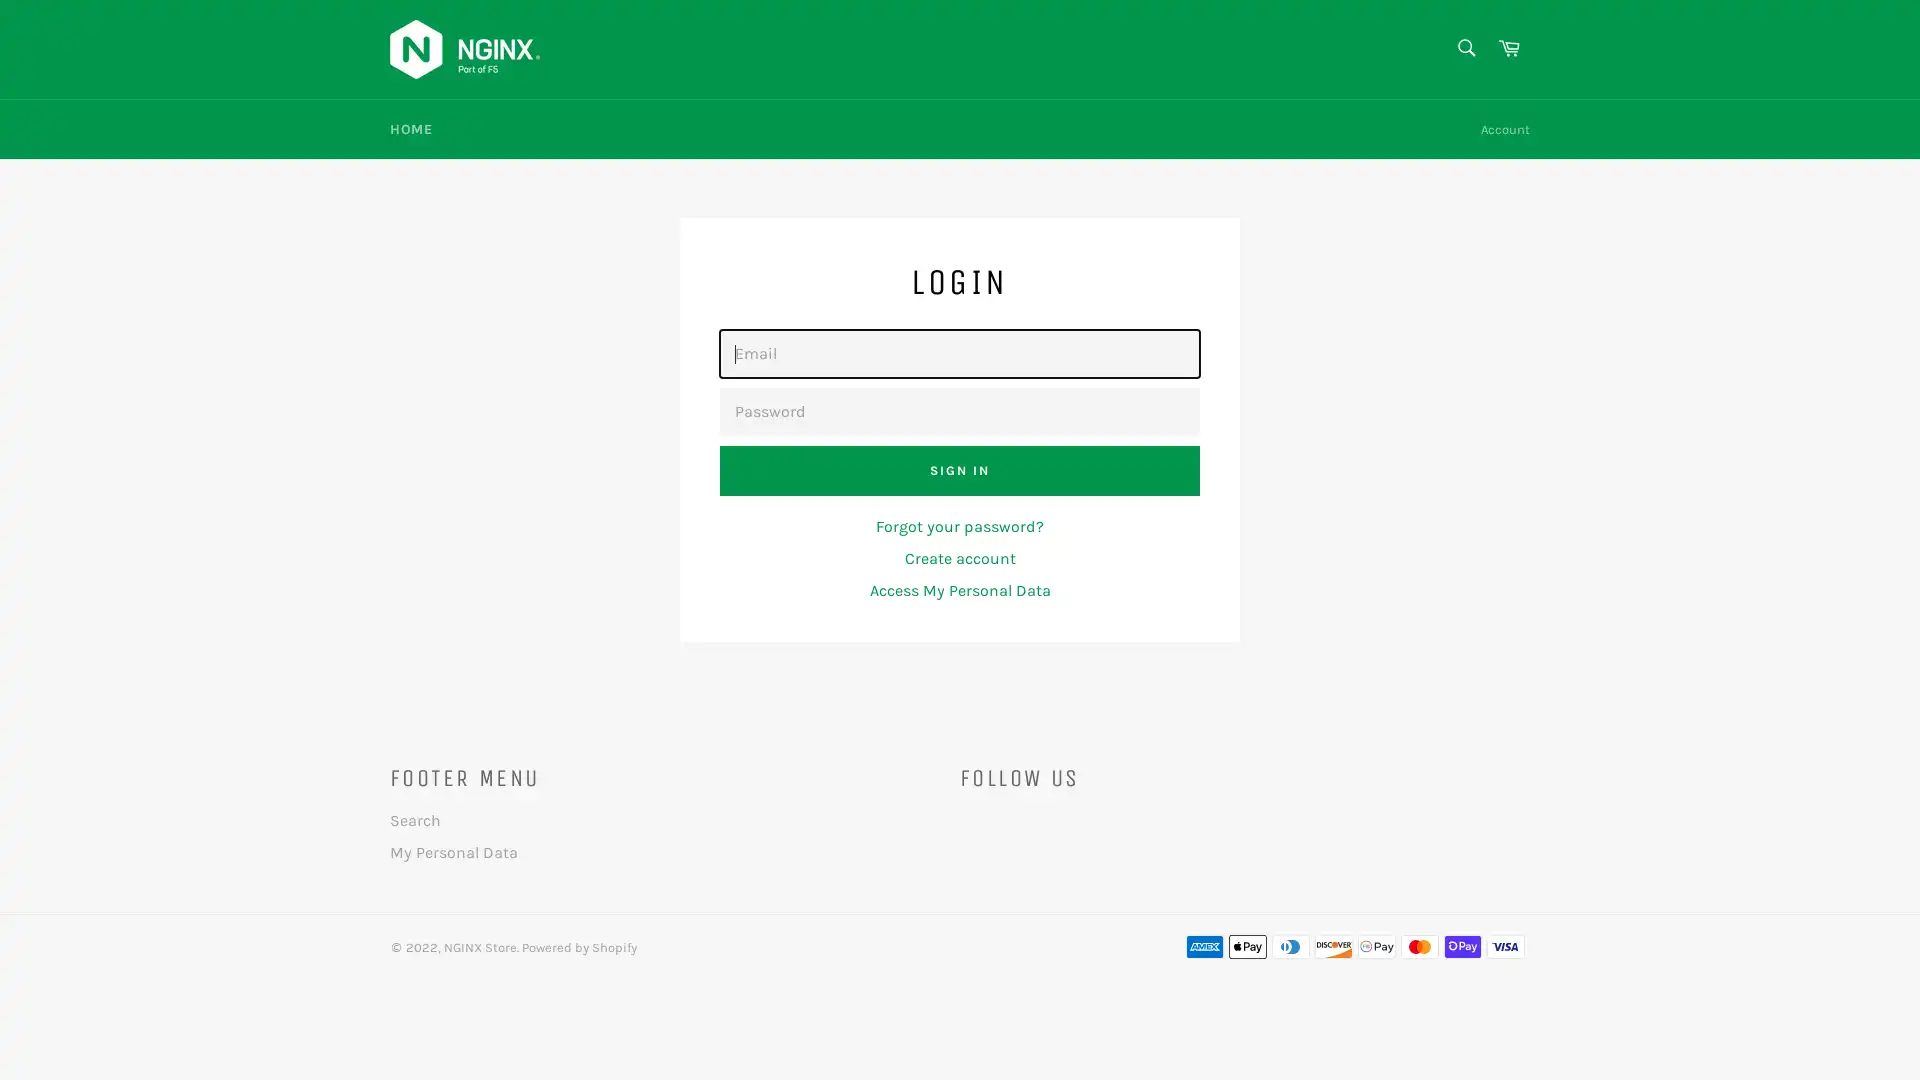 This screenshot has height=1080, width=1920. What do you see at coordinates (1464, 46) in the screenshot?
I see `Search` at bounding box center [1464, 46].